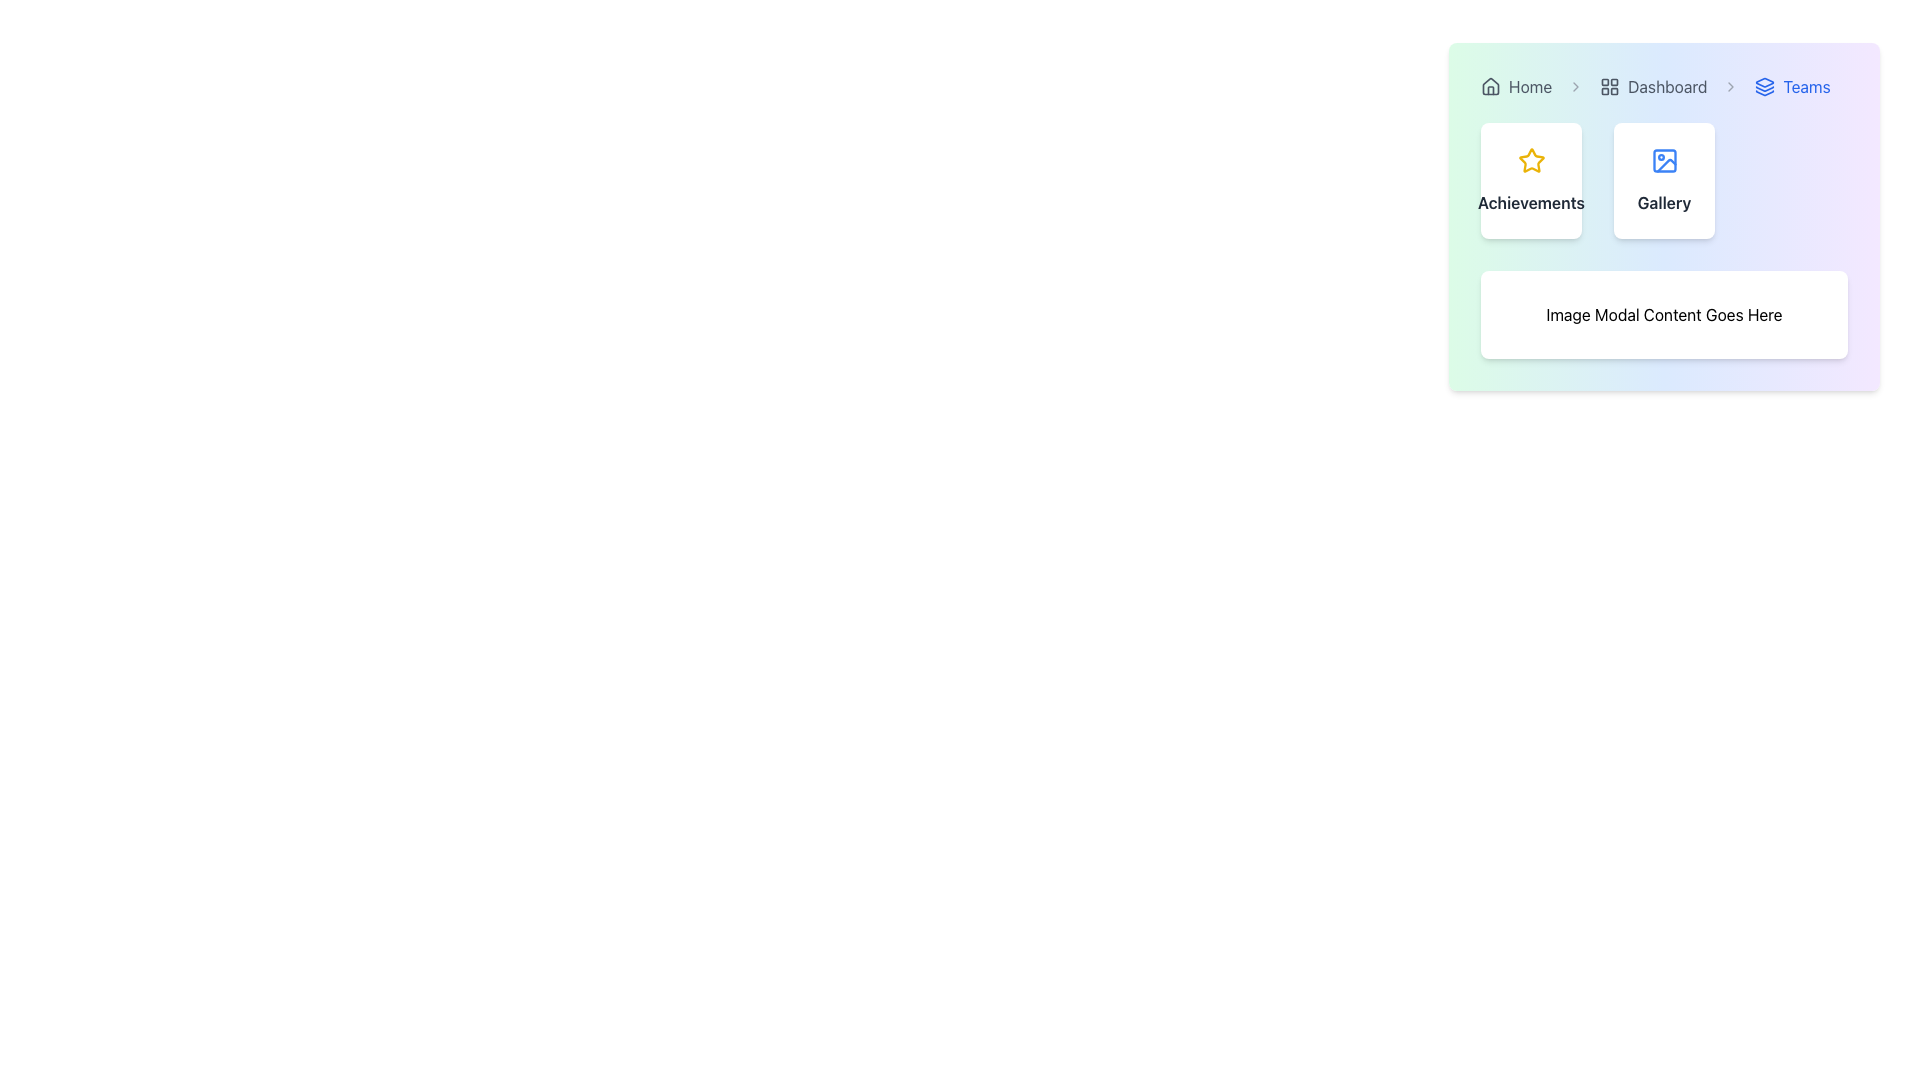 This screenshot has width=1920, height=1080. I want to click on the 'Gallery' text label, which is styled with a bold font and gray color, located centrally under an image icon in the second card of two cards, so click(1664, 203).